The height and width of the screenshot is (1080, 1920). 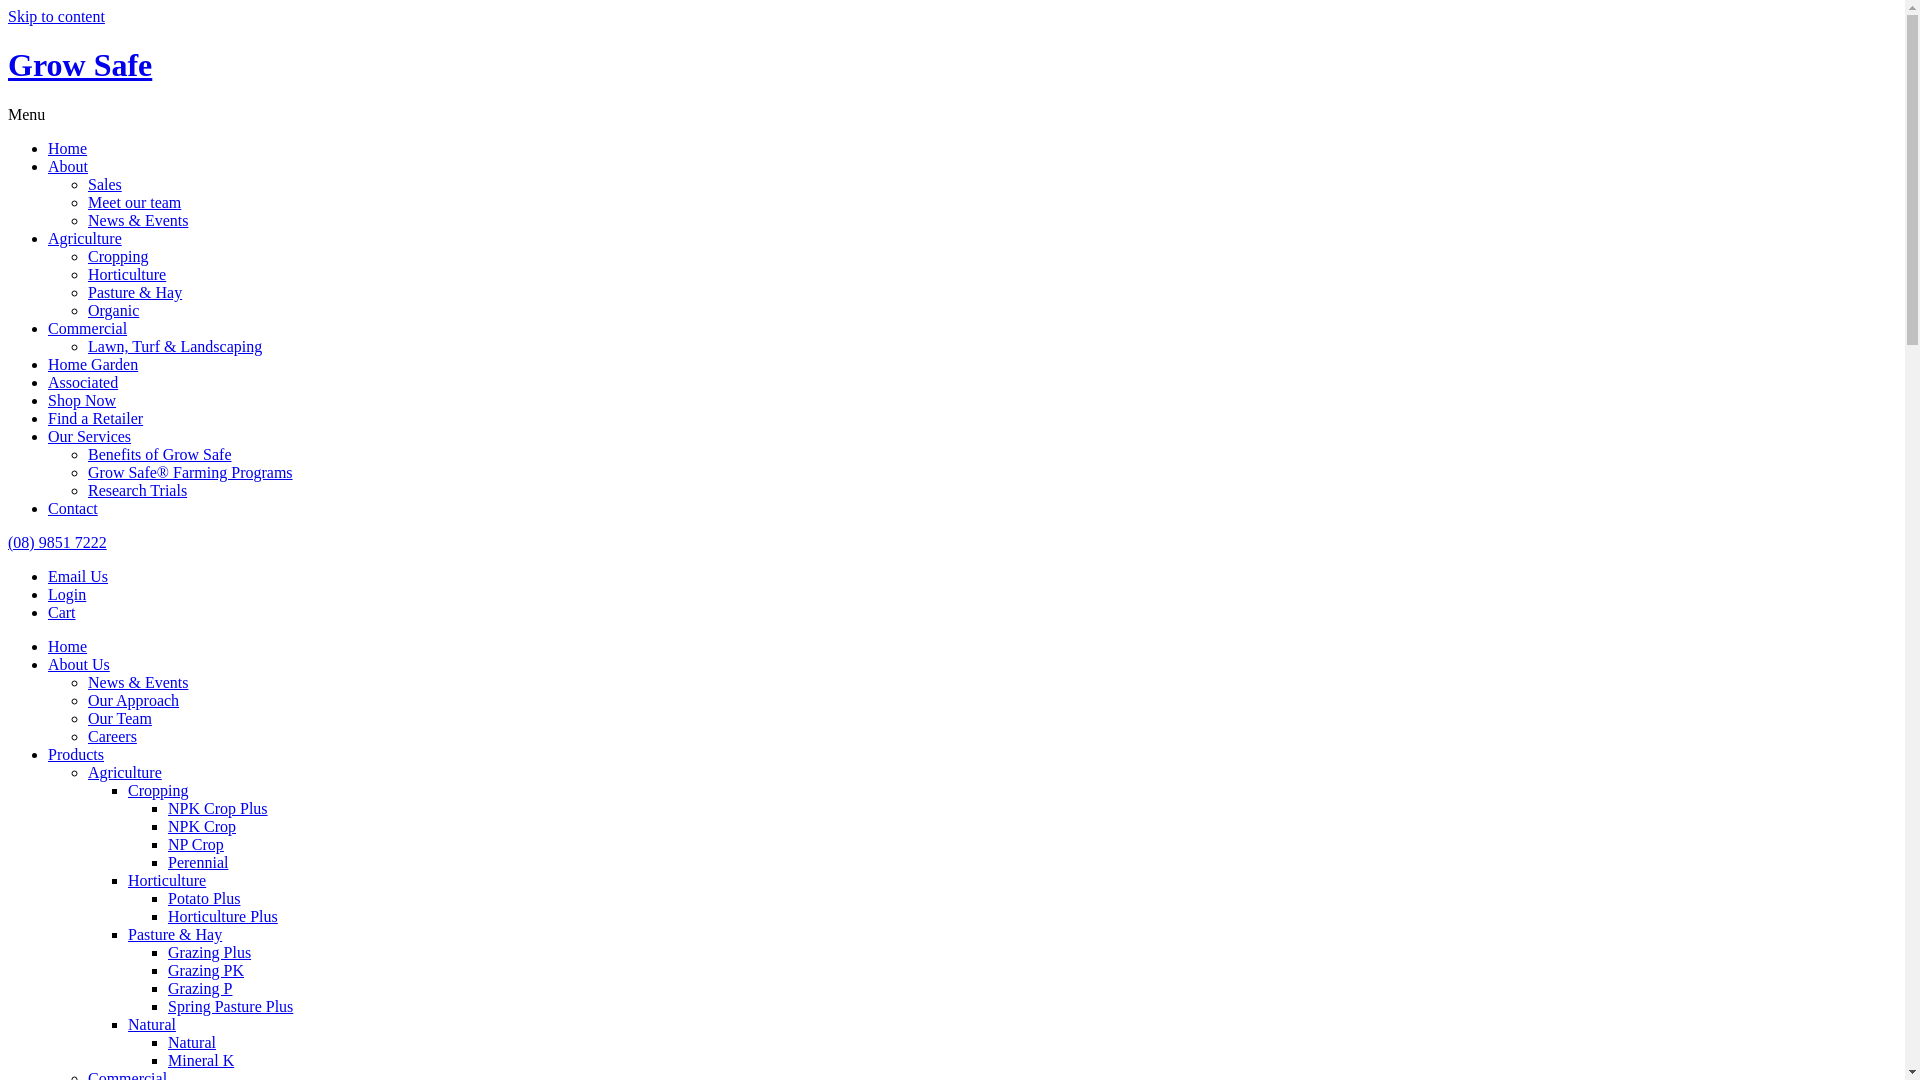 I want to click on 'Benefits of Grow Safe', so click(x=158, y=454).